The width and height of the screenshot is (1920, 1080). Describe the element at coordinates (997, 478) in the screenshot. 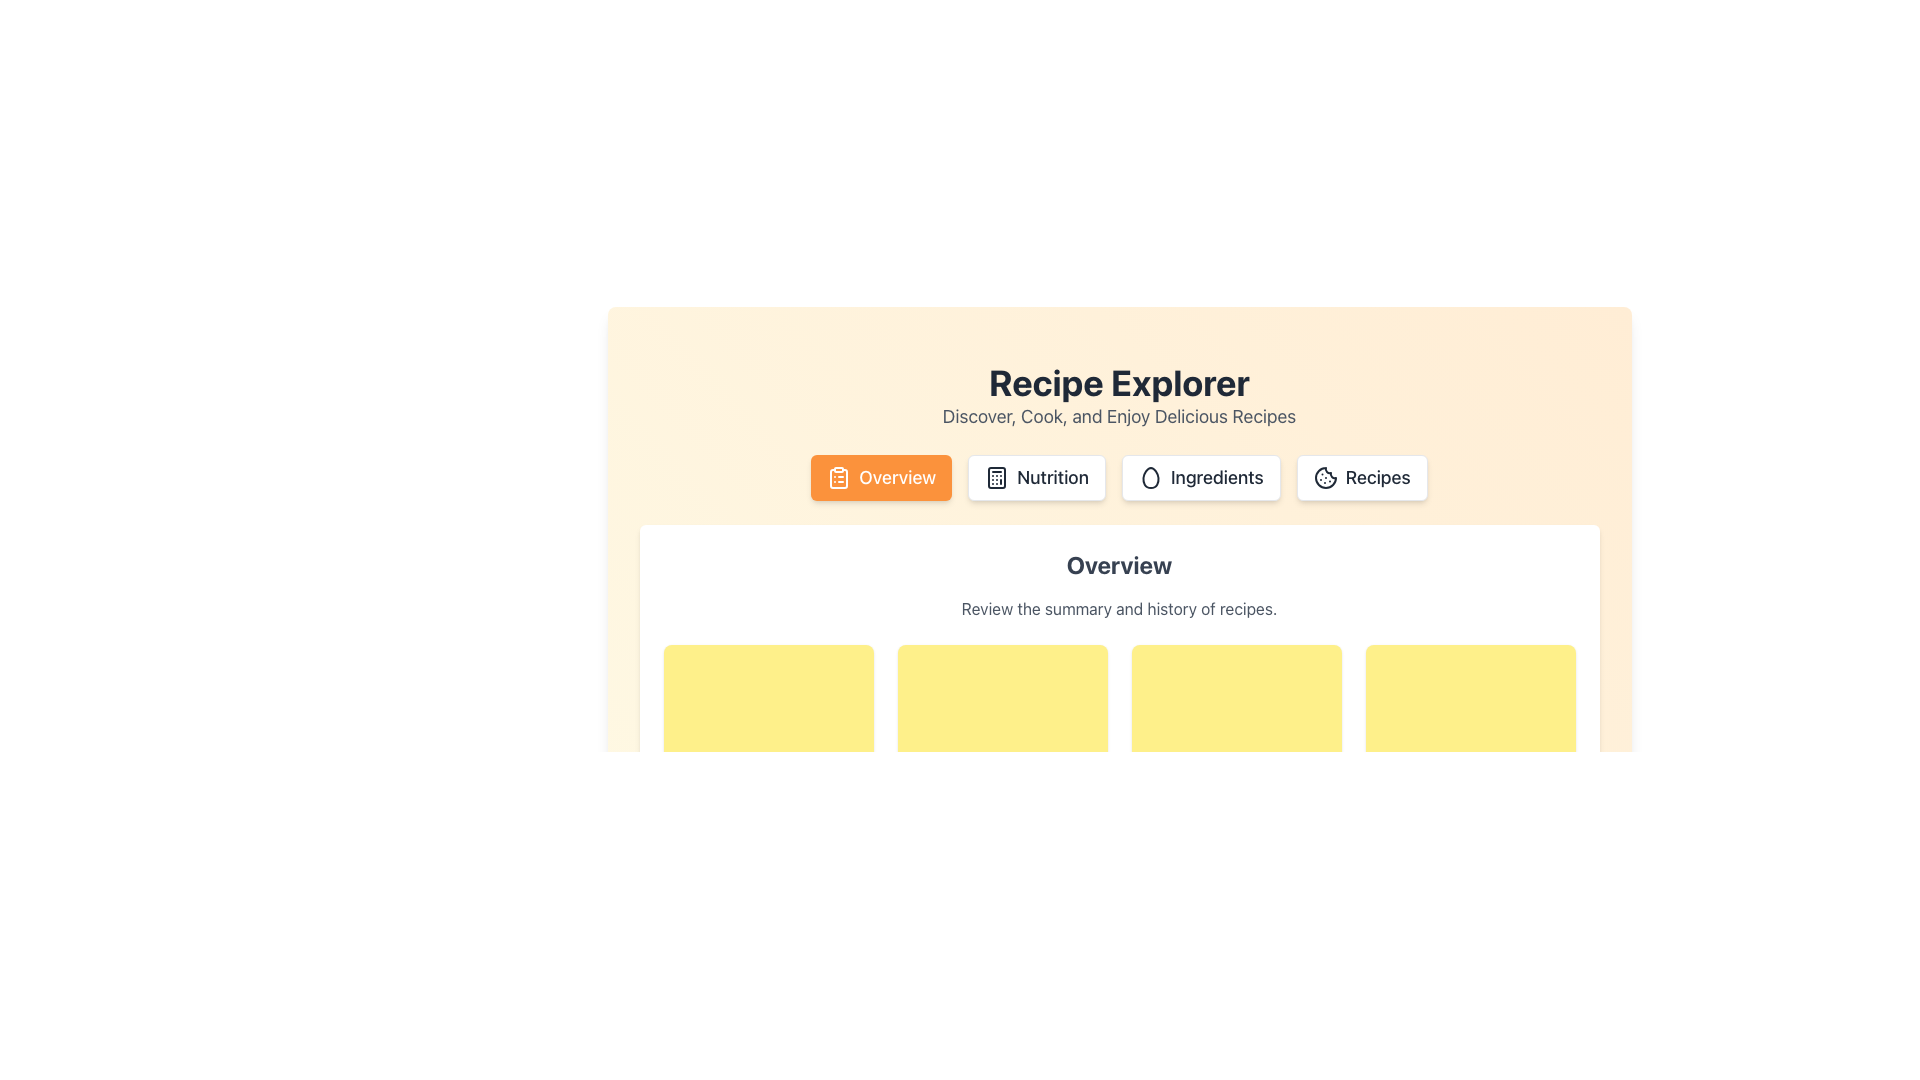

I see `the calculator icon located within the 'Nutrition' button, the second clickable element in the navigation bar below the 'Recipe Explorer' title` at that location.